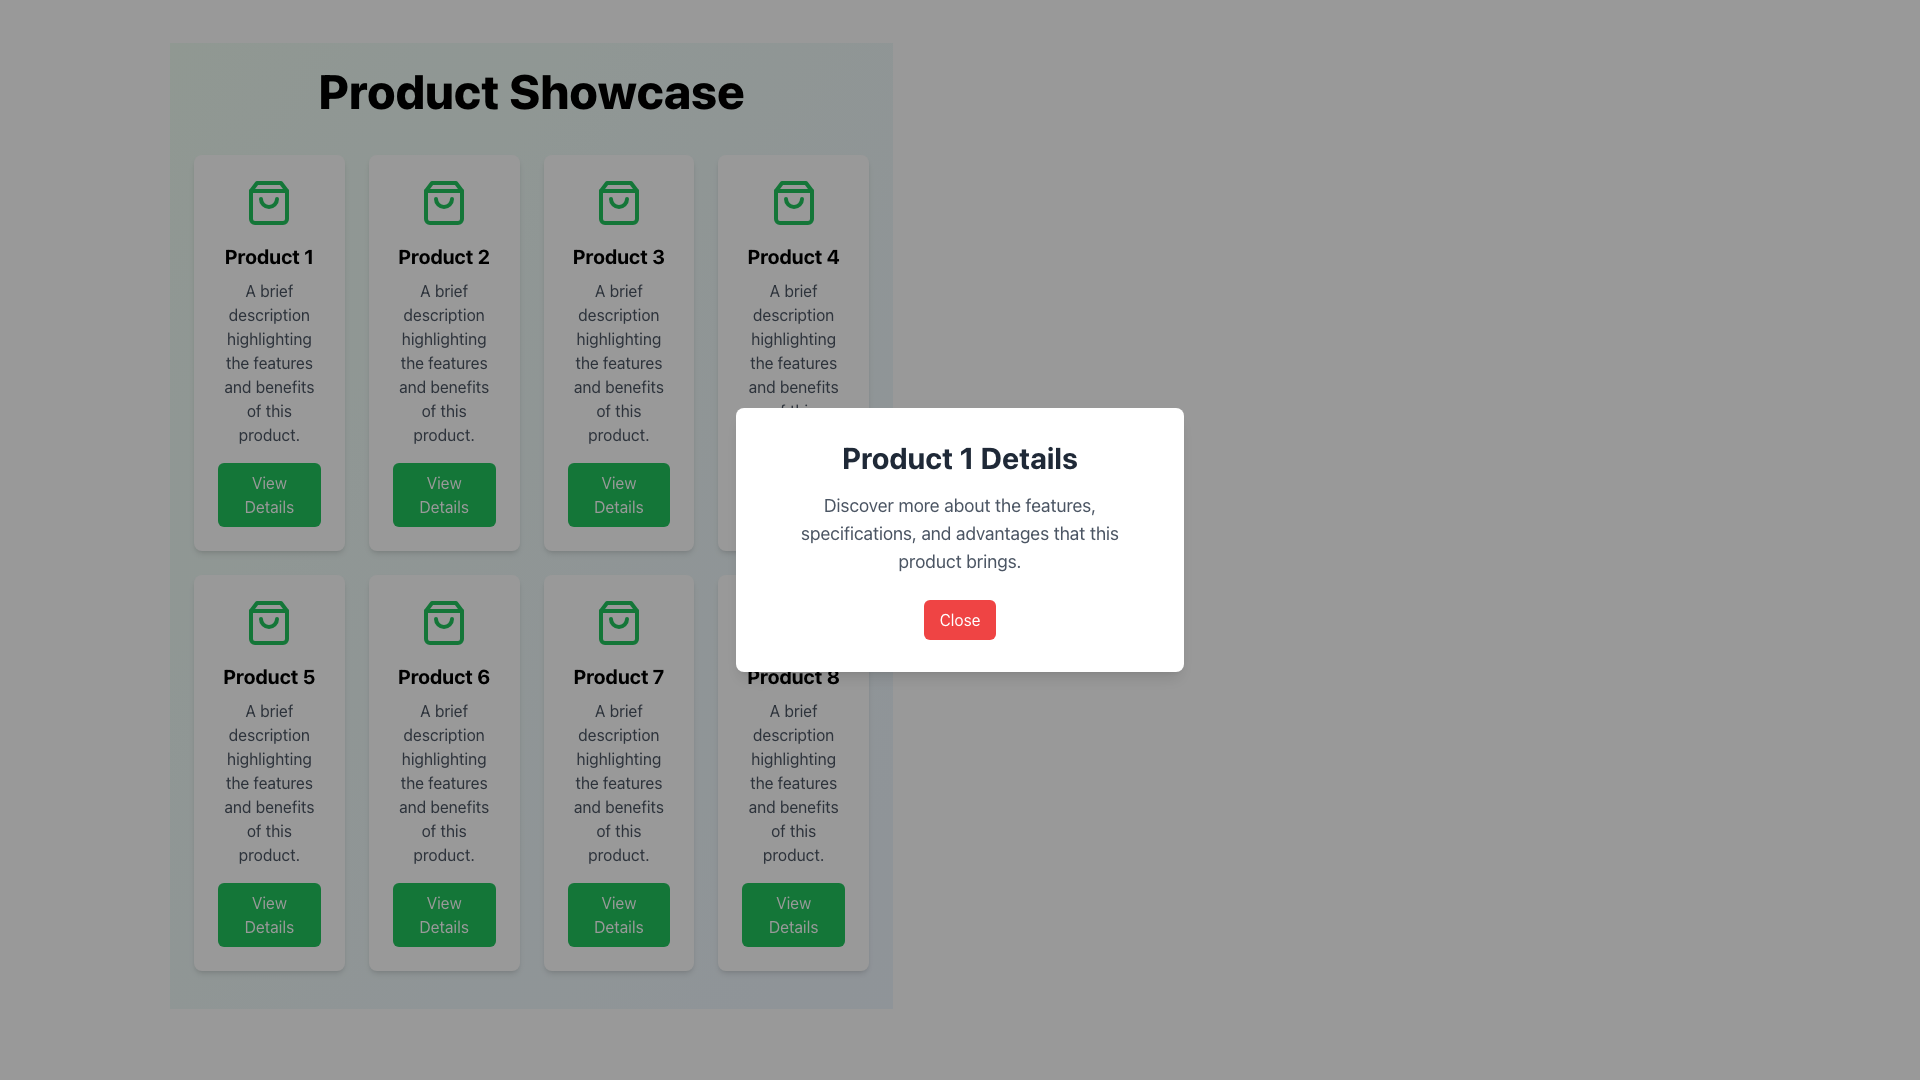  What do you see at coordinates (617, 352) in the screenshot?
I see `the third product Card component in the first row and third column, which presents an overview of the product including its name, description, and a button for further details` at bounding box center [617, 352].